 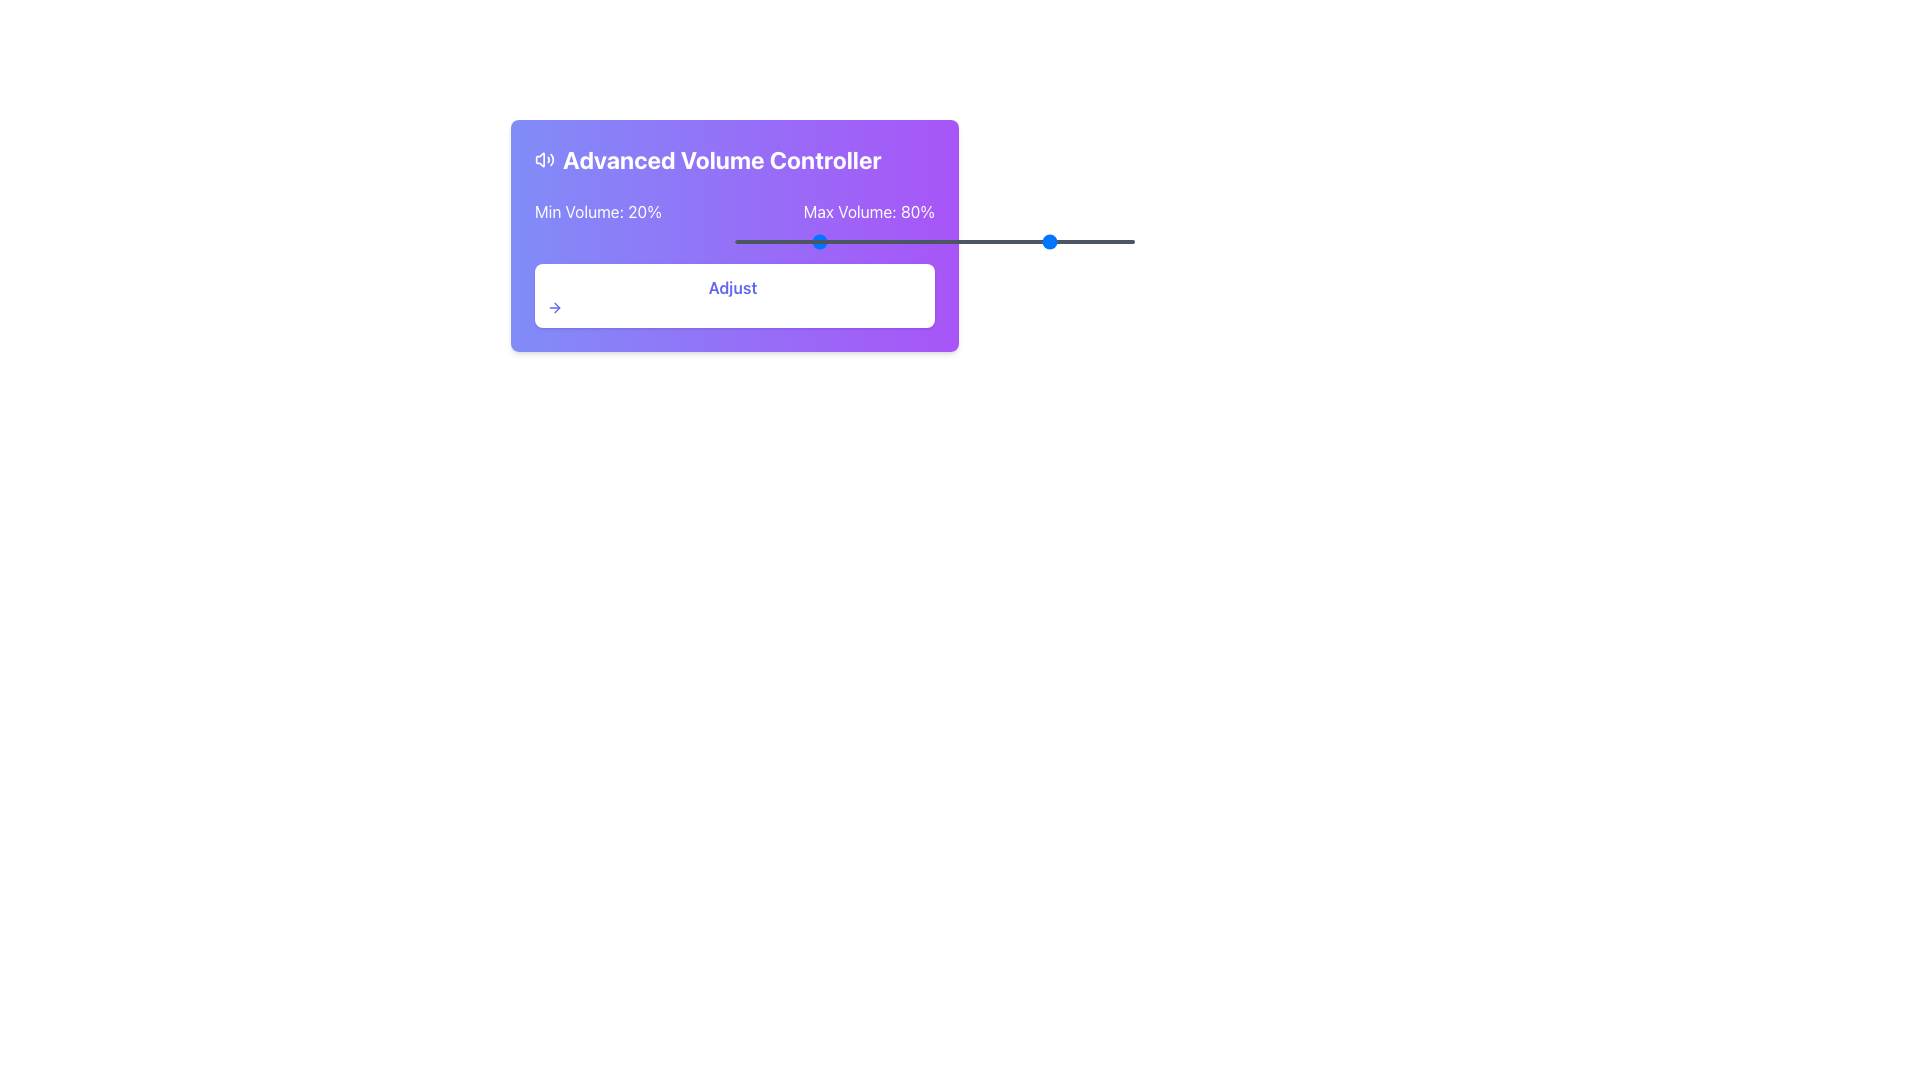 What do you see at coordinates (597, 212) in the screenshot?
I see `the text label displaying 'Min Volume: 20%' with white text on a purple gradient background, which is located in the upper-left section of the component` at bounding box center [597, 212].